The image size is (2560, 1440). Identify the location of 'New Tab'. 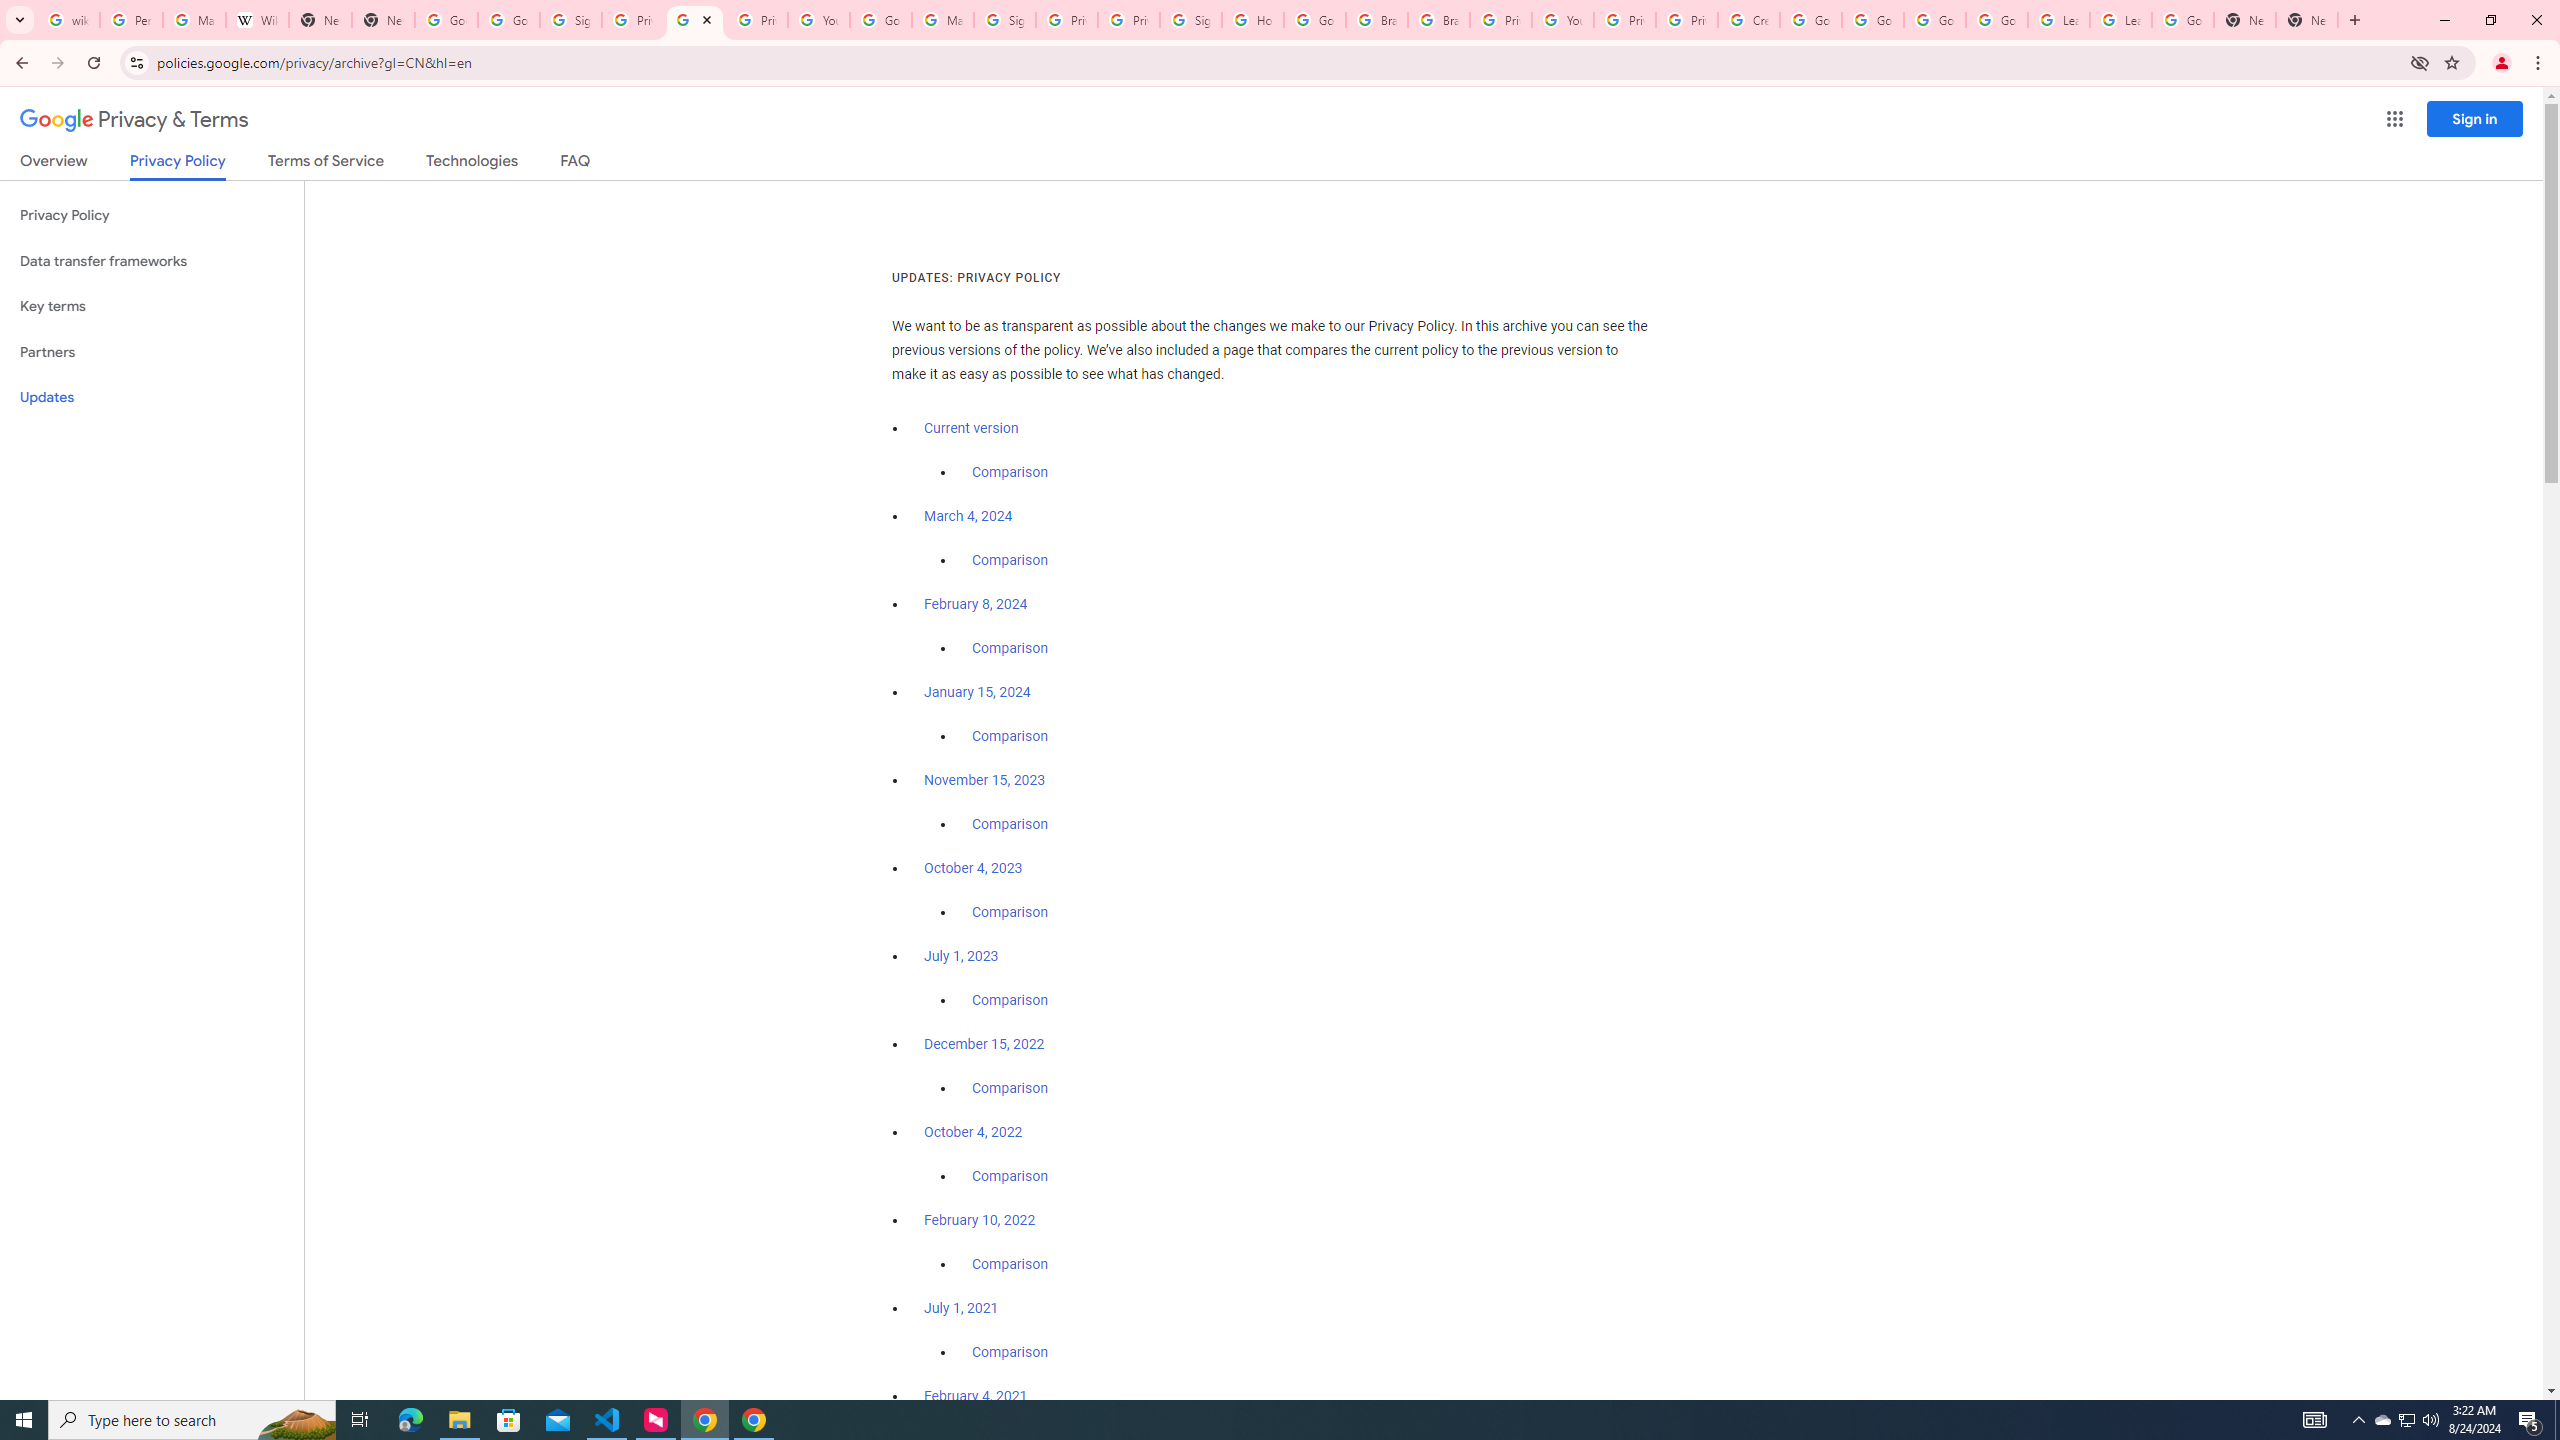
(2245, 19).